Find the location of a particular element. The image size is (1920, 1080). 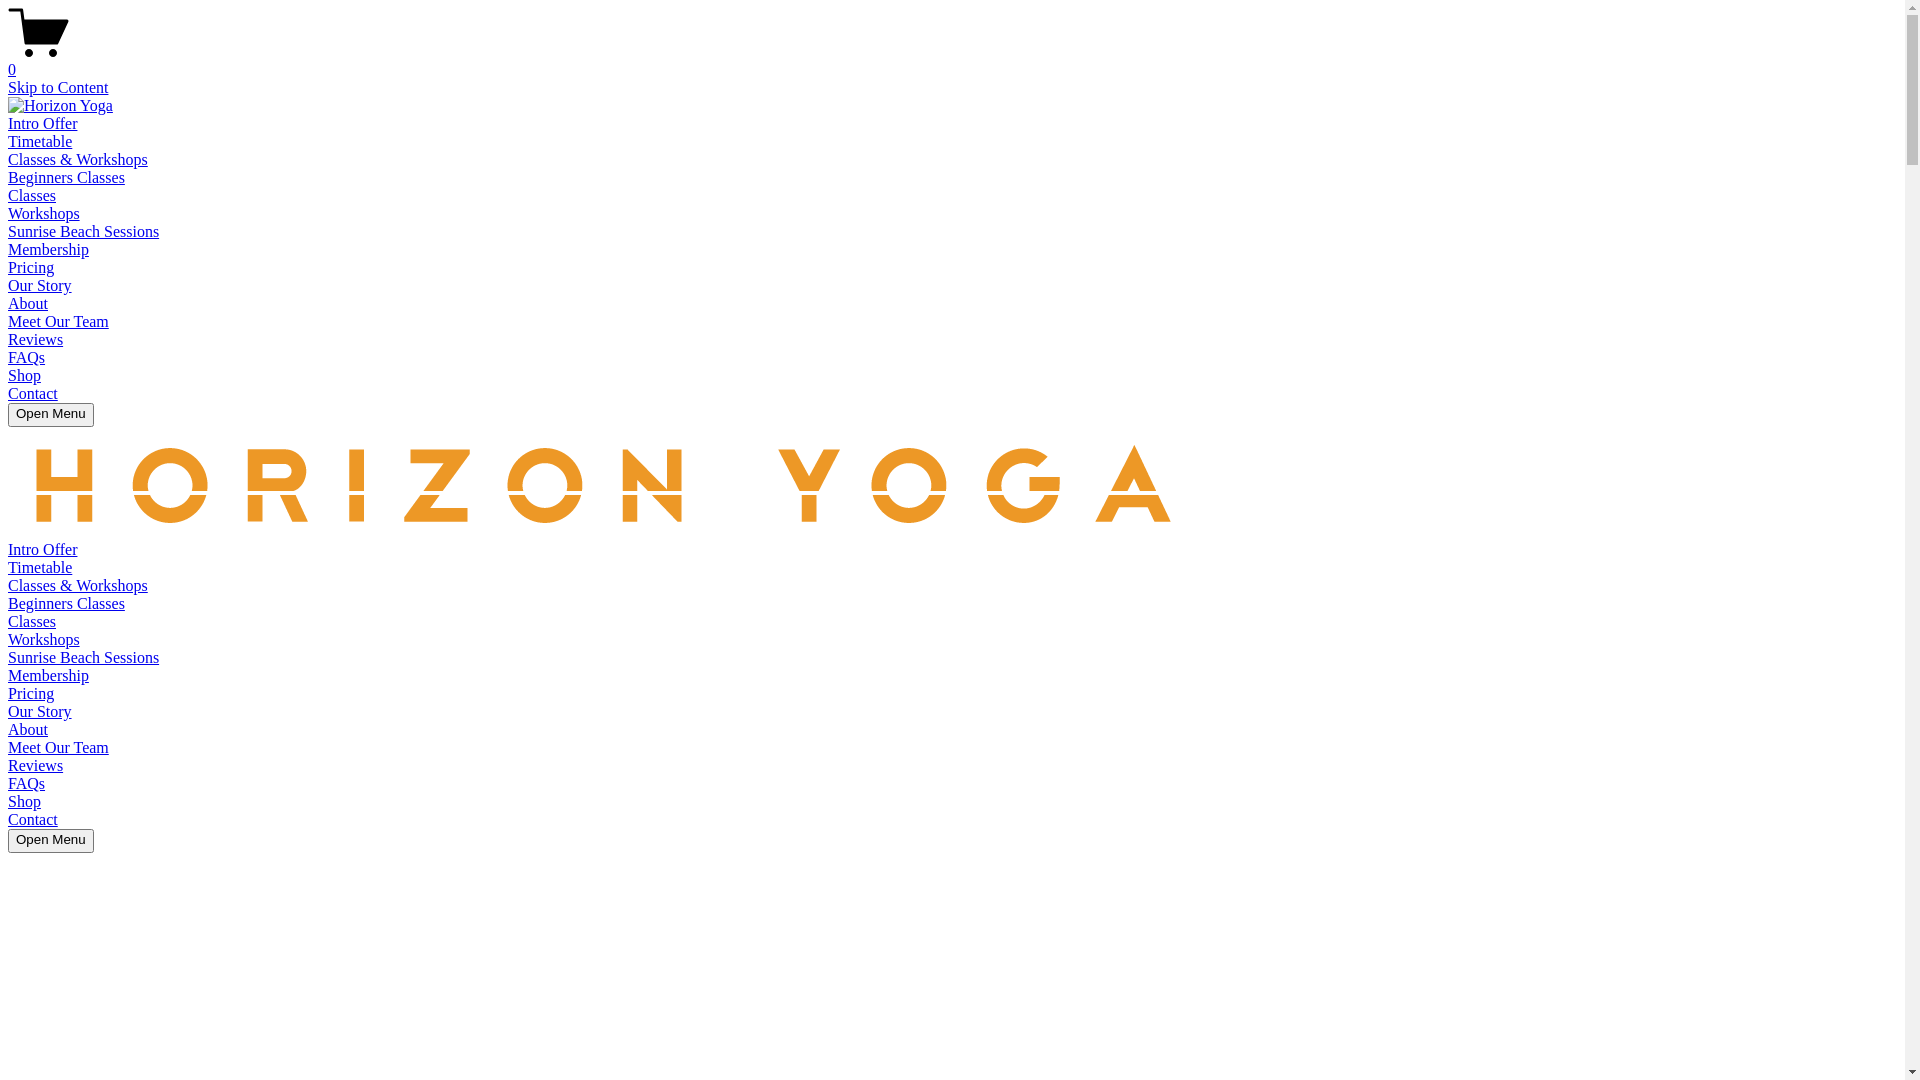

'Sunrise Beach Sessions' is located at coordinates (82, 657).